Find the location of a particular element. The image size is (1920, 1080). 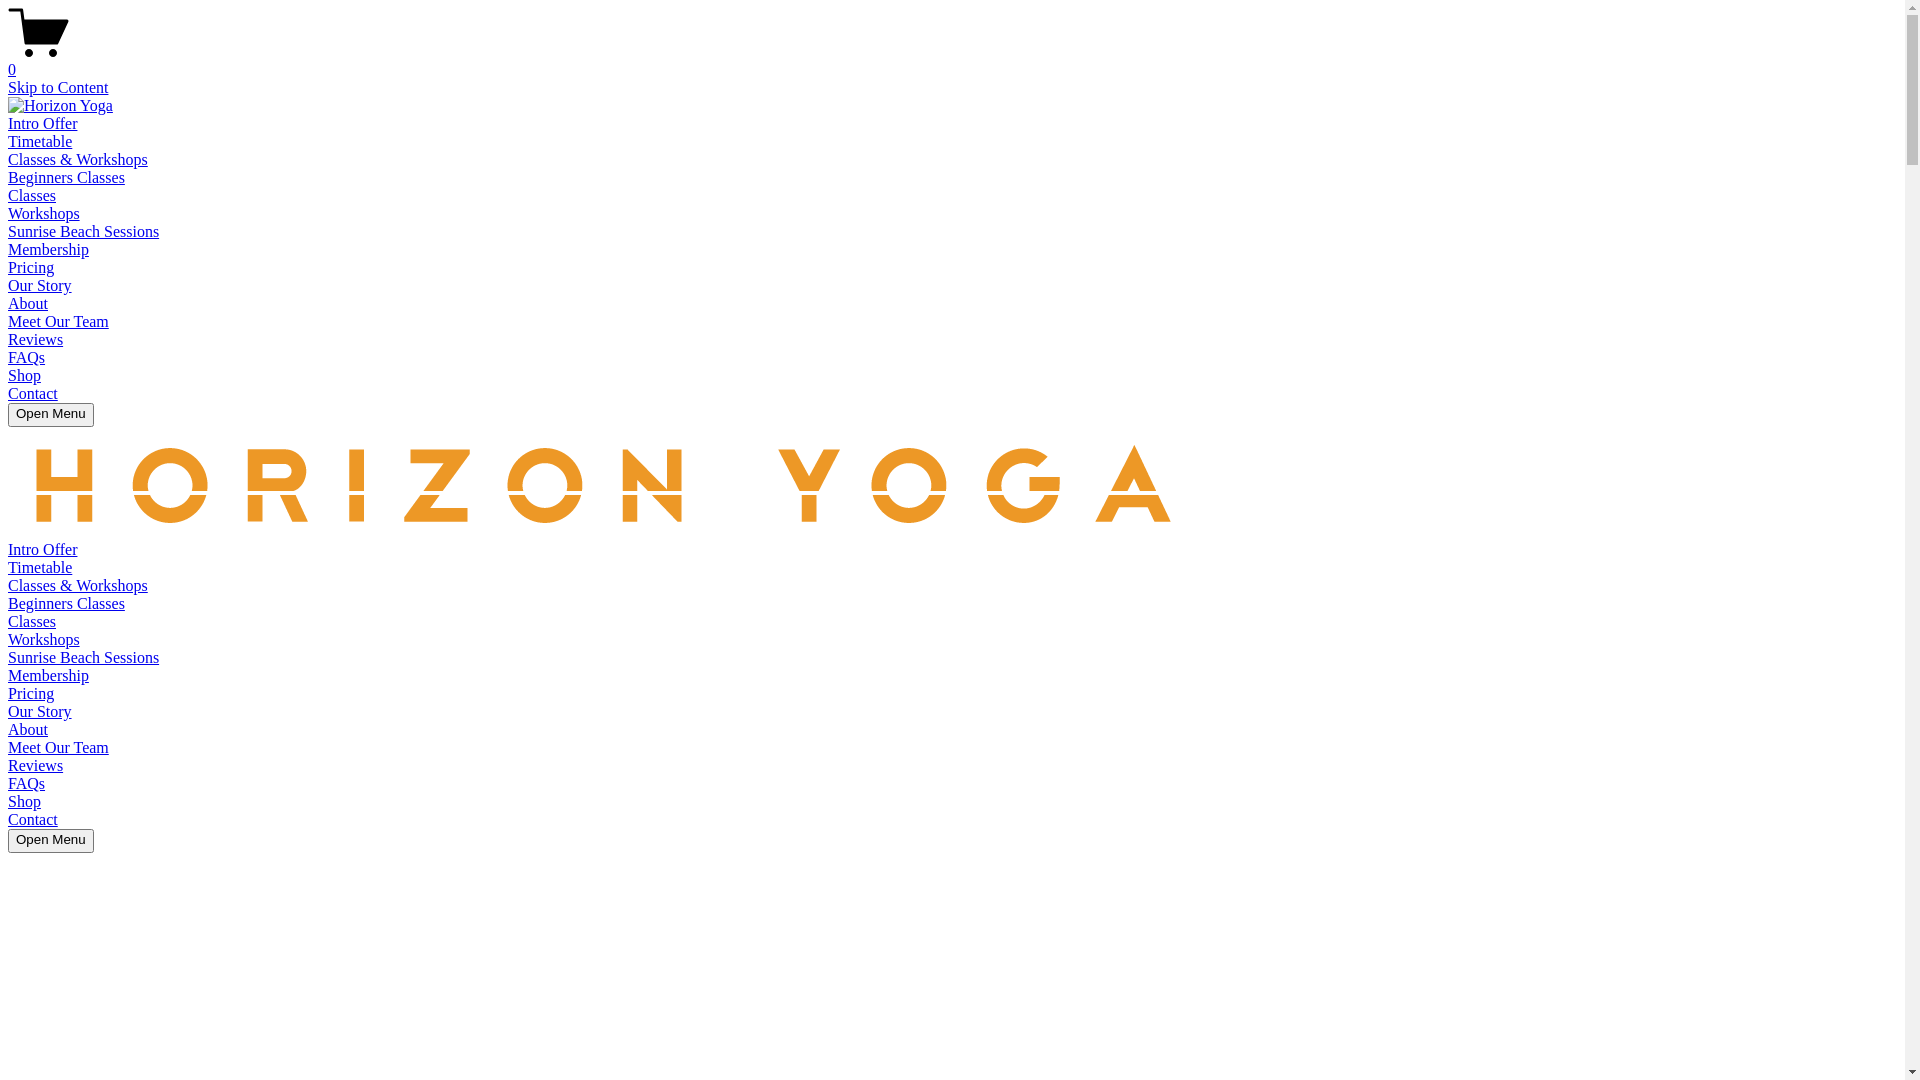

'Sunrise Beach Sessions' is located at coordinates (82, 657).